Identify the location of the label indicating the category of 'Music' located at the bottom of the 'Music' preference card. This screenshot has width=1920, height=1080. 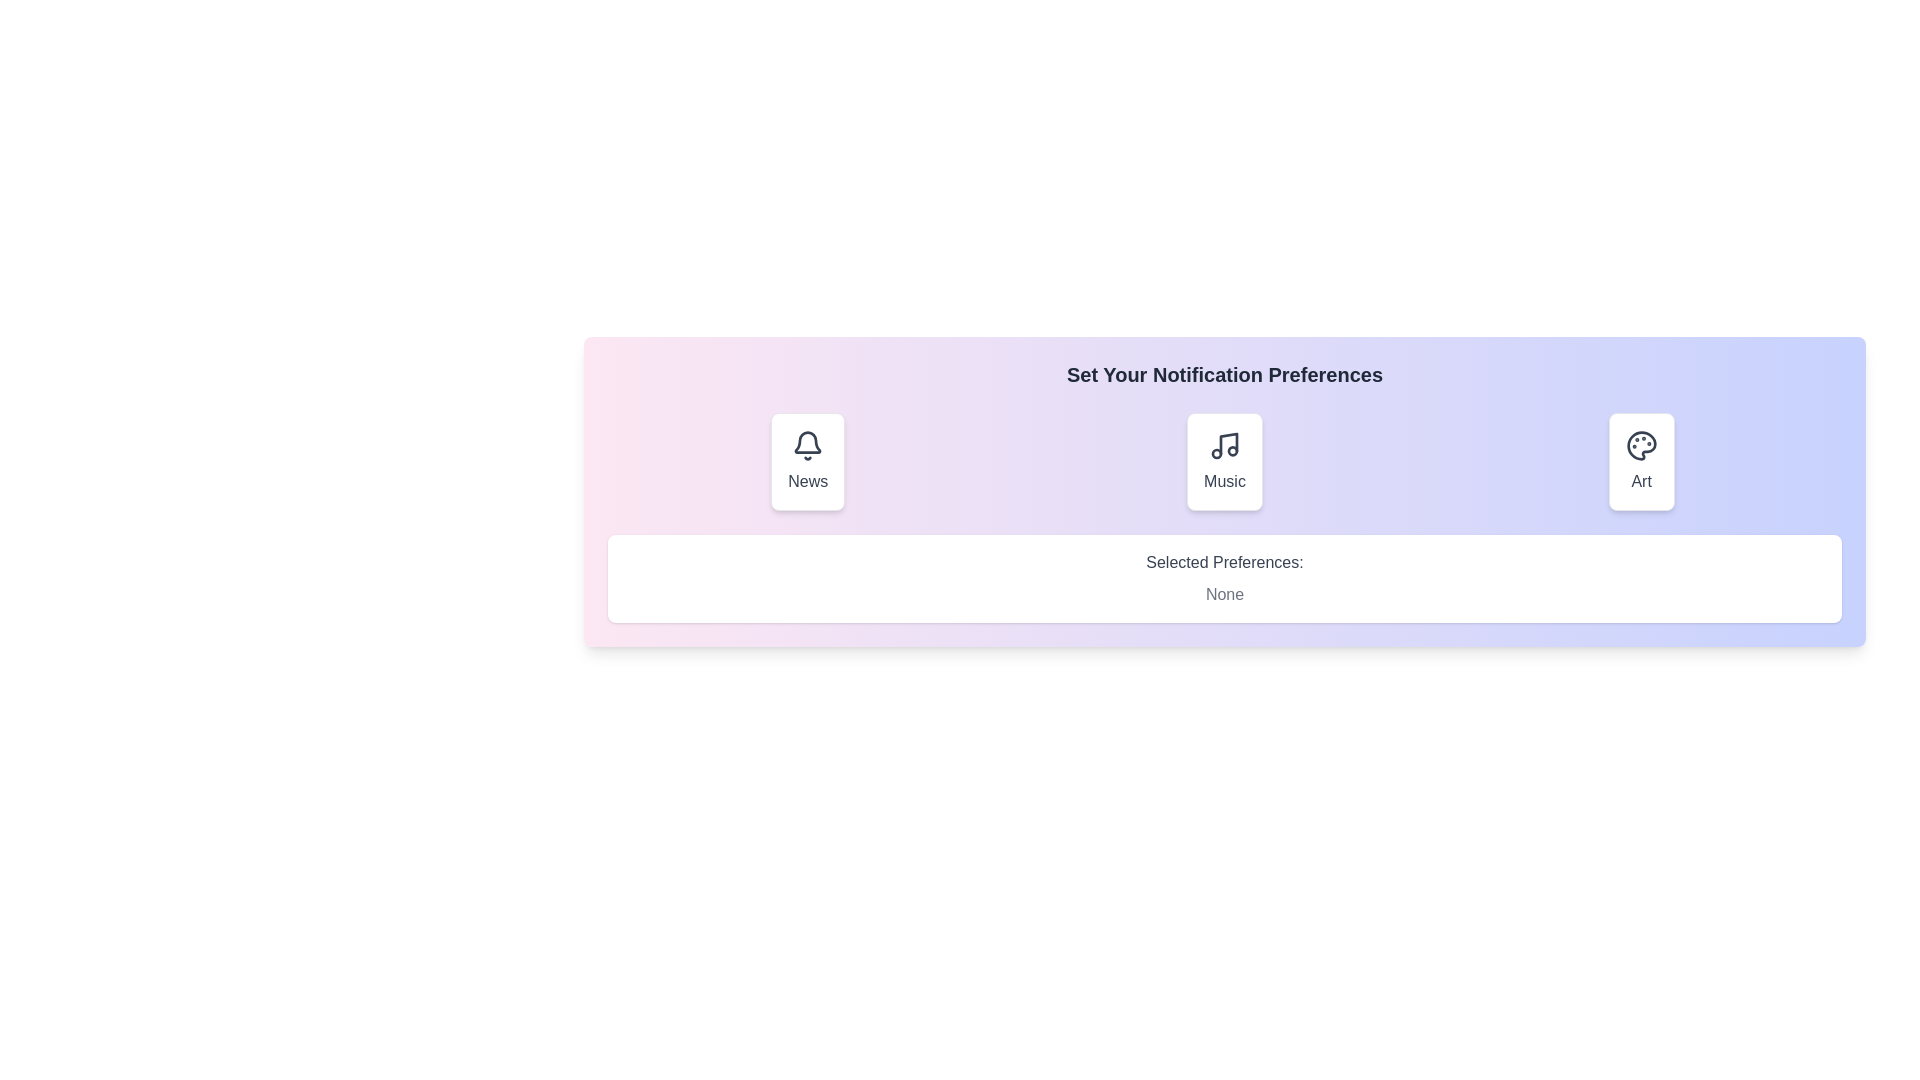
(1223, 482).